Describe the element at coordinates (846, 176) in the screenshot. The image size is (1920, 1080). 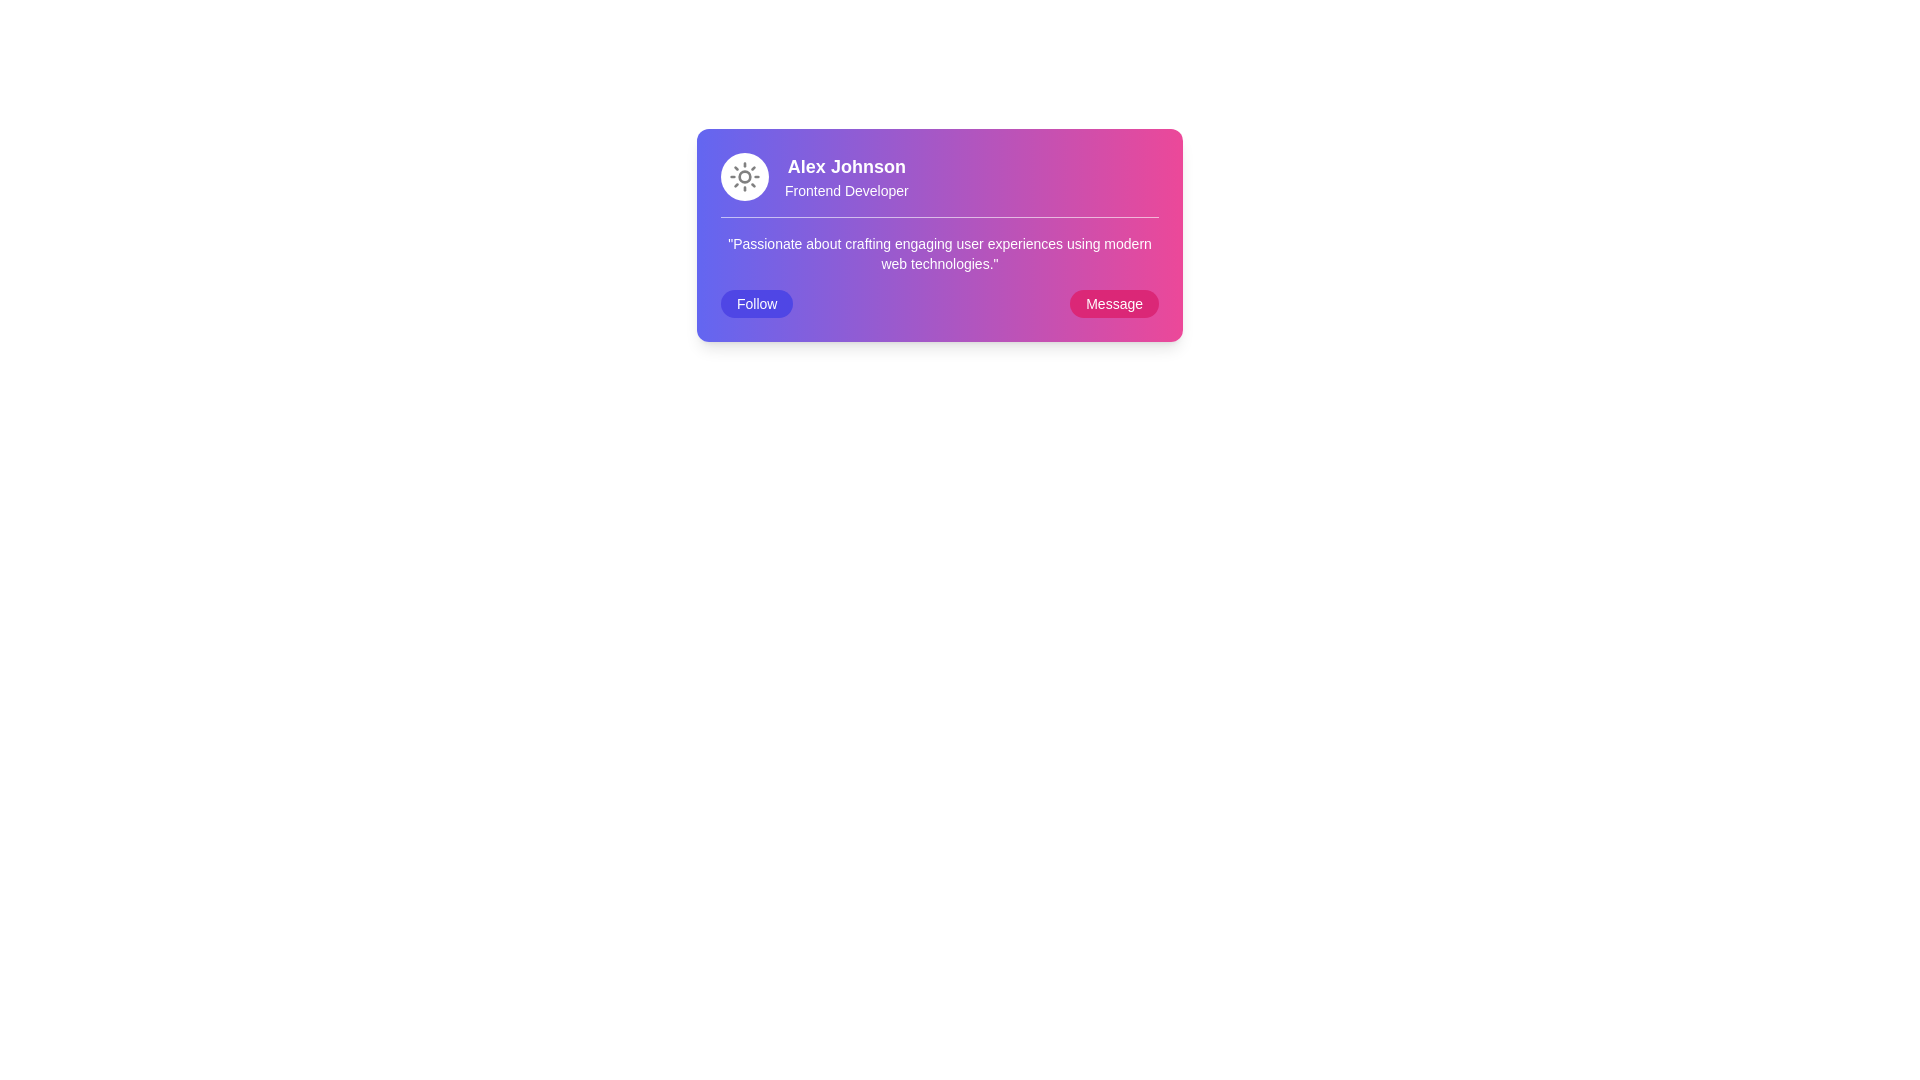
I see `displayed content of the Text display component showing 'Alex Johnson' and 'Frontend Developer', which is located in a card-like component with a gradient background` at that location.